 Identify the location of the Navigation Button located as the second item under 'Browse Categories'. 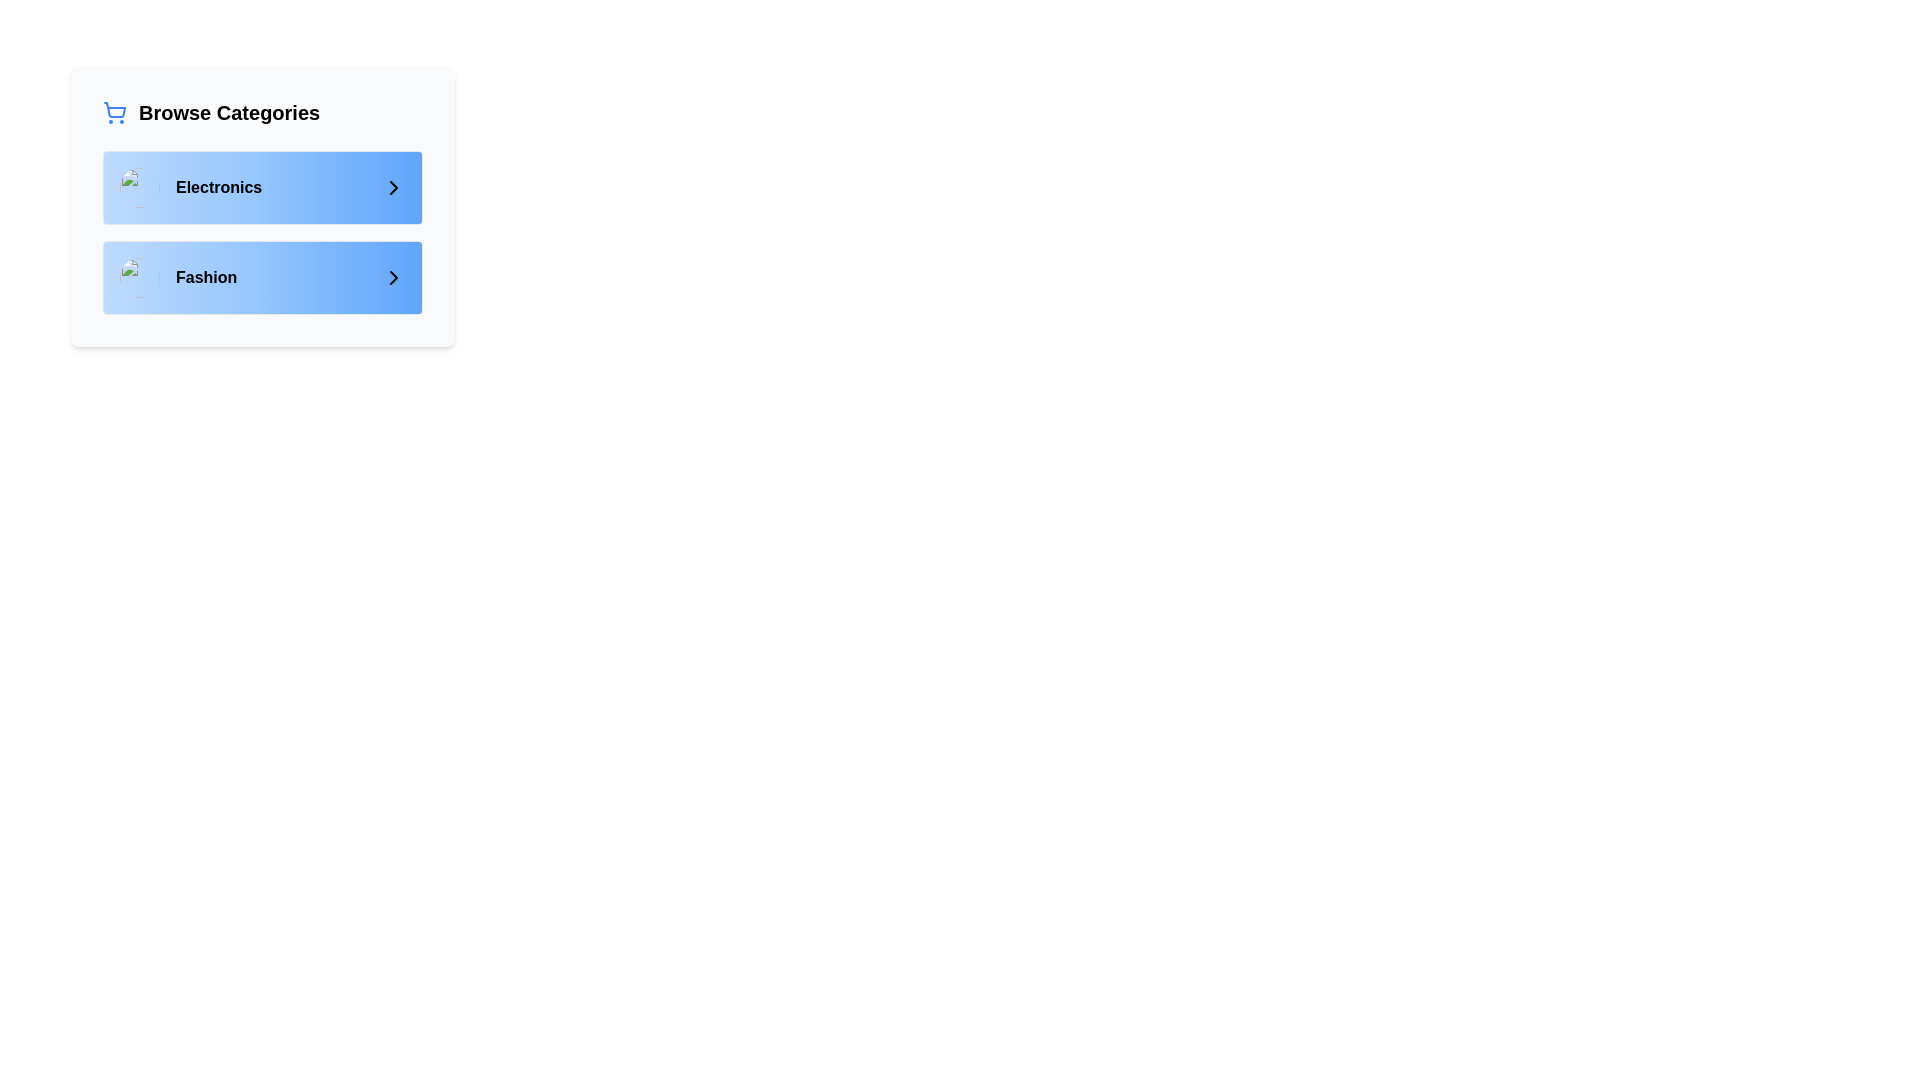
(262, 277).